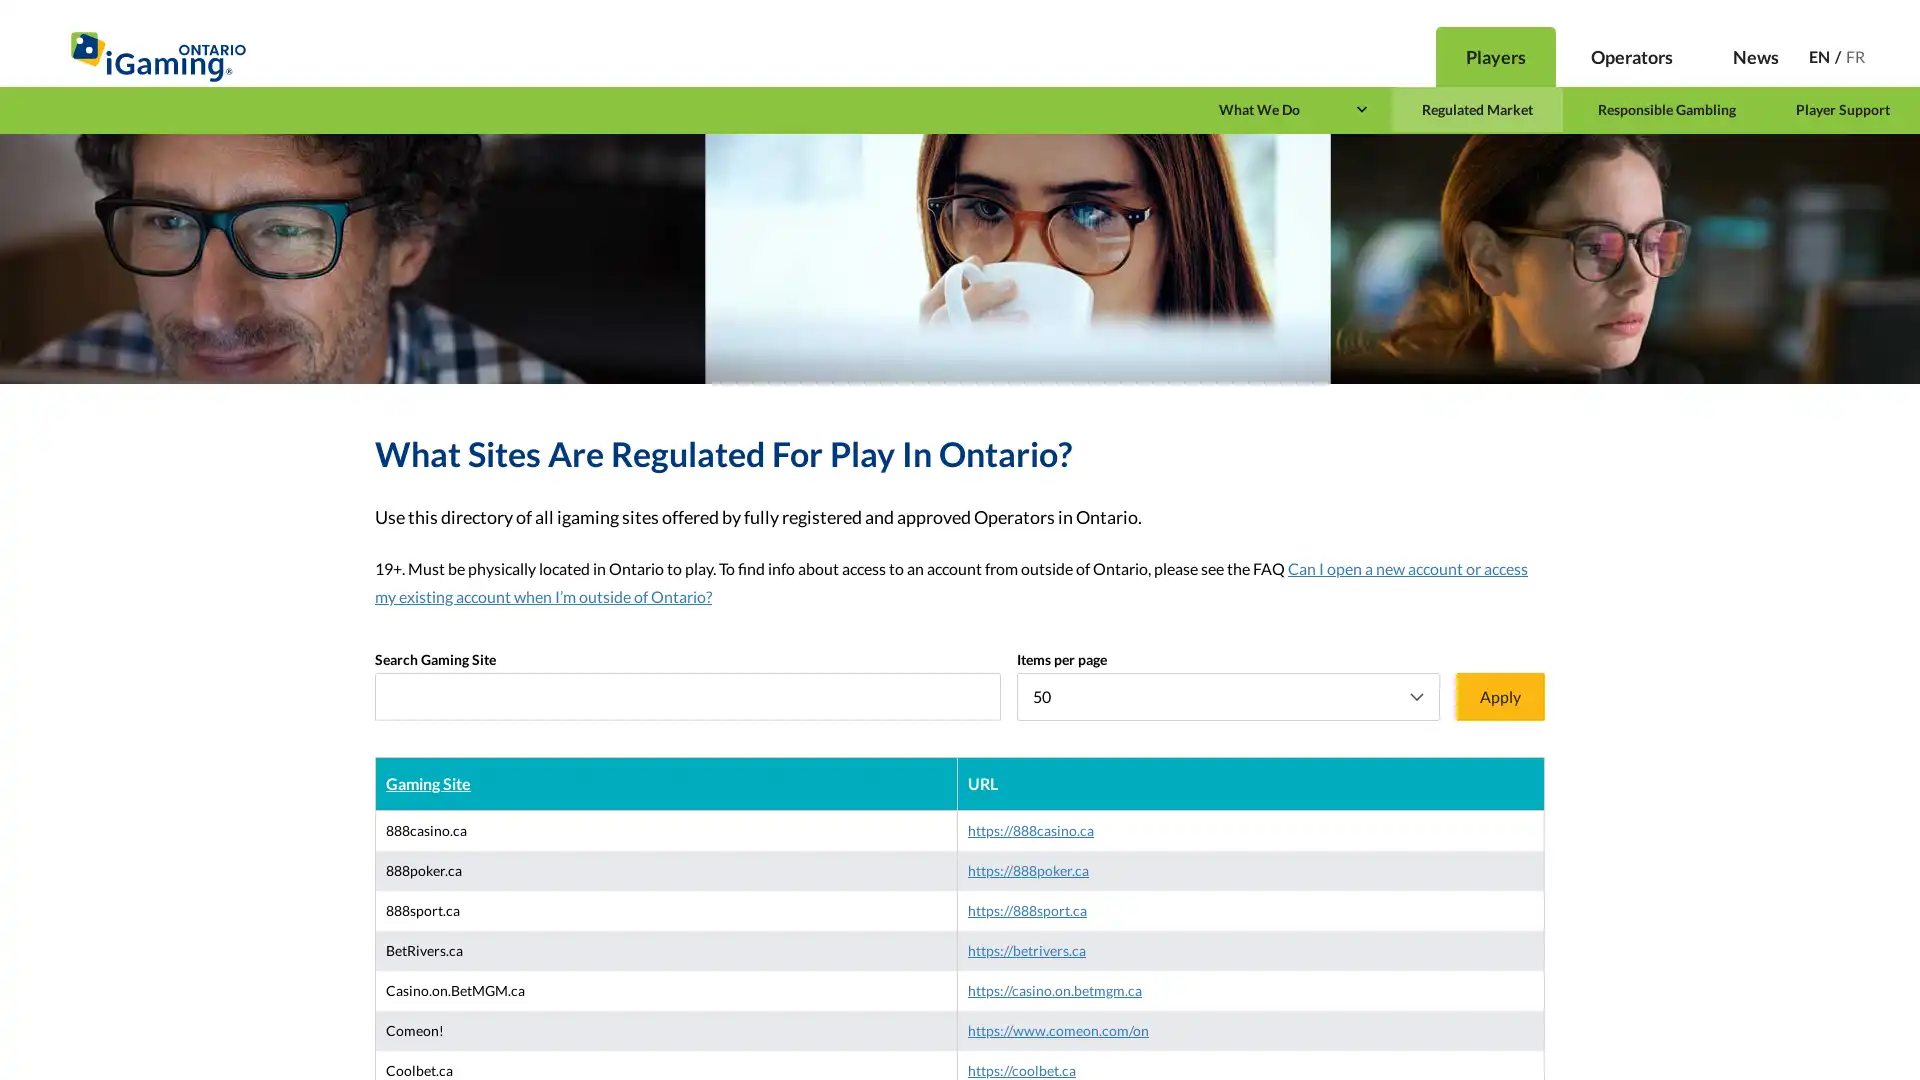  I want to click on Apply, so click(1500, 696).